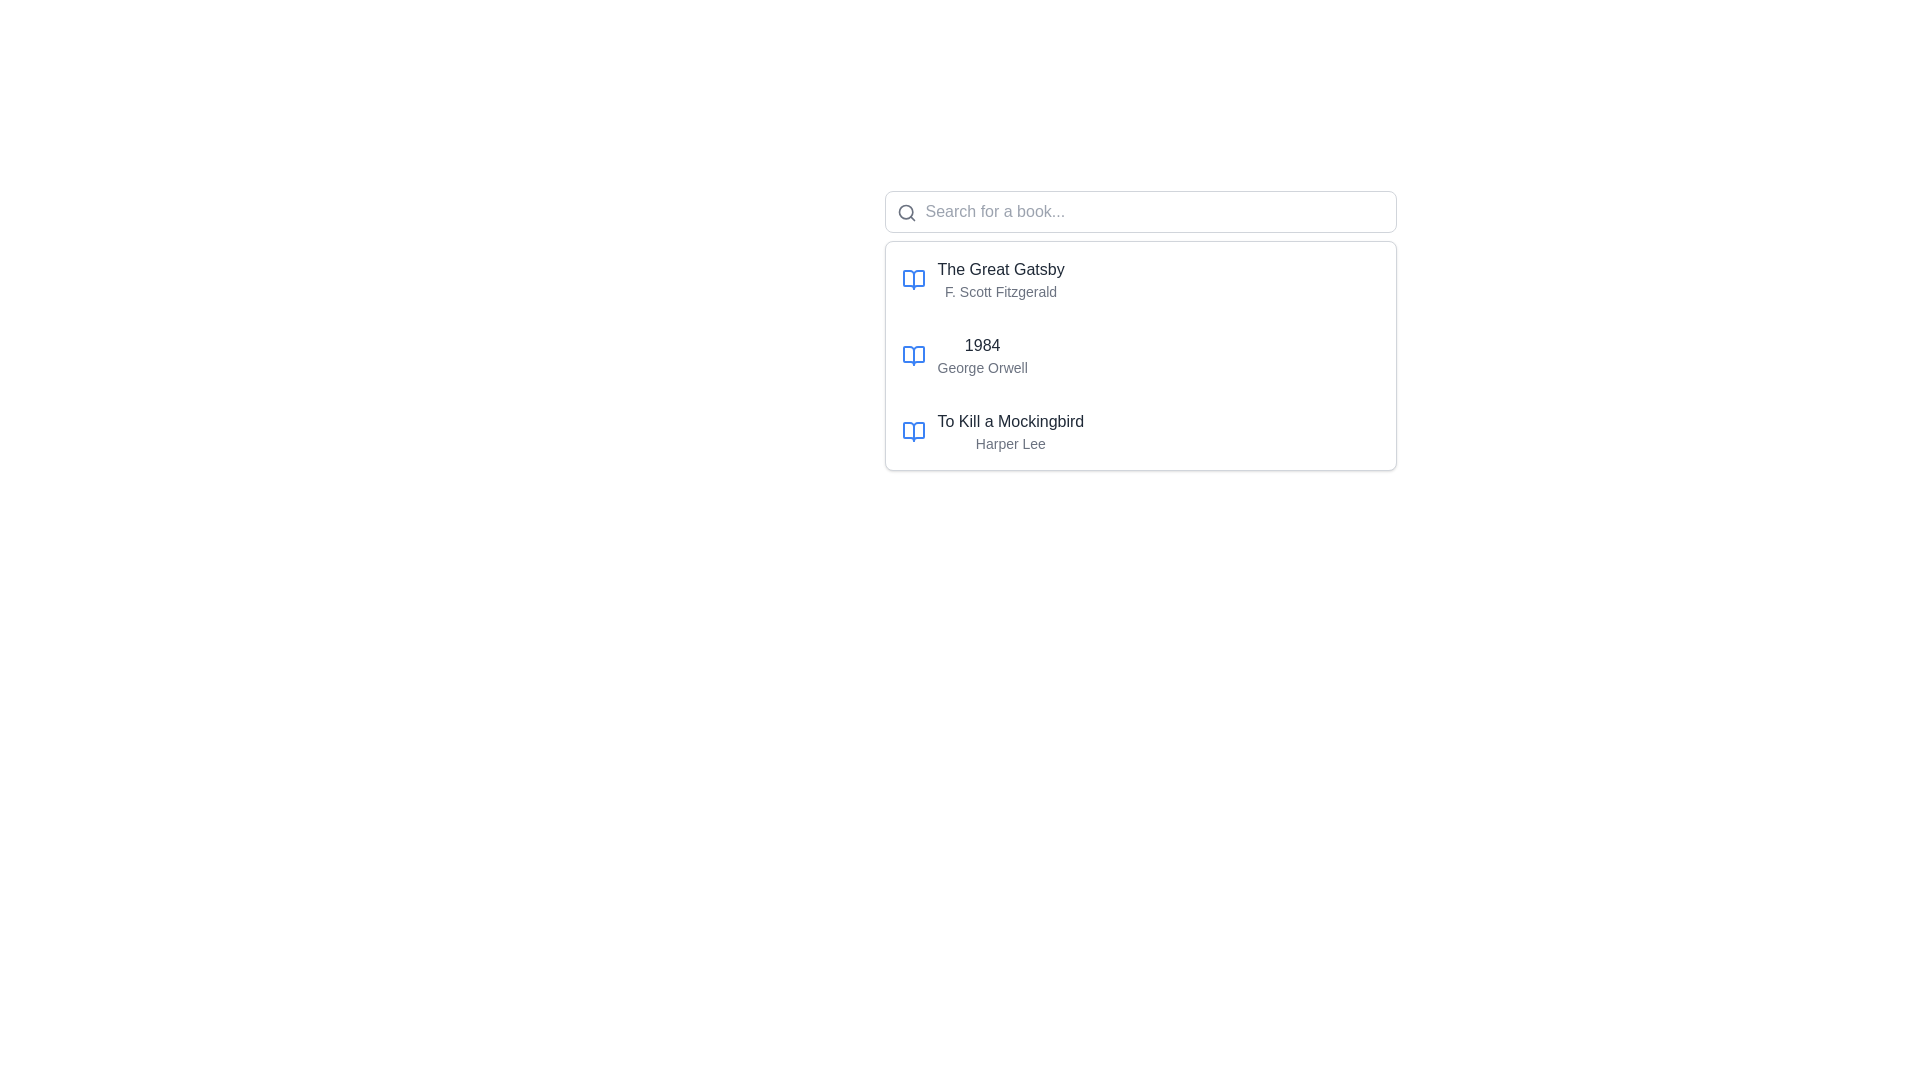  Describe the element at coordinates (982, 354) in the screenshot. I see `the static text element displaying the book title '1984' by author 'George Orwell', which is the second item in a vertical list of books` at that location.